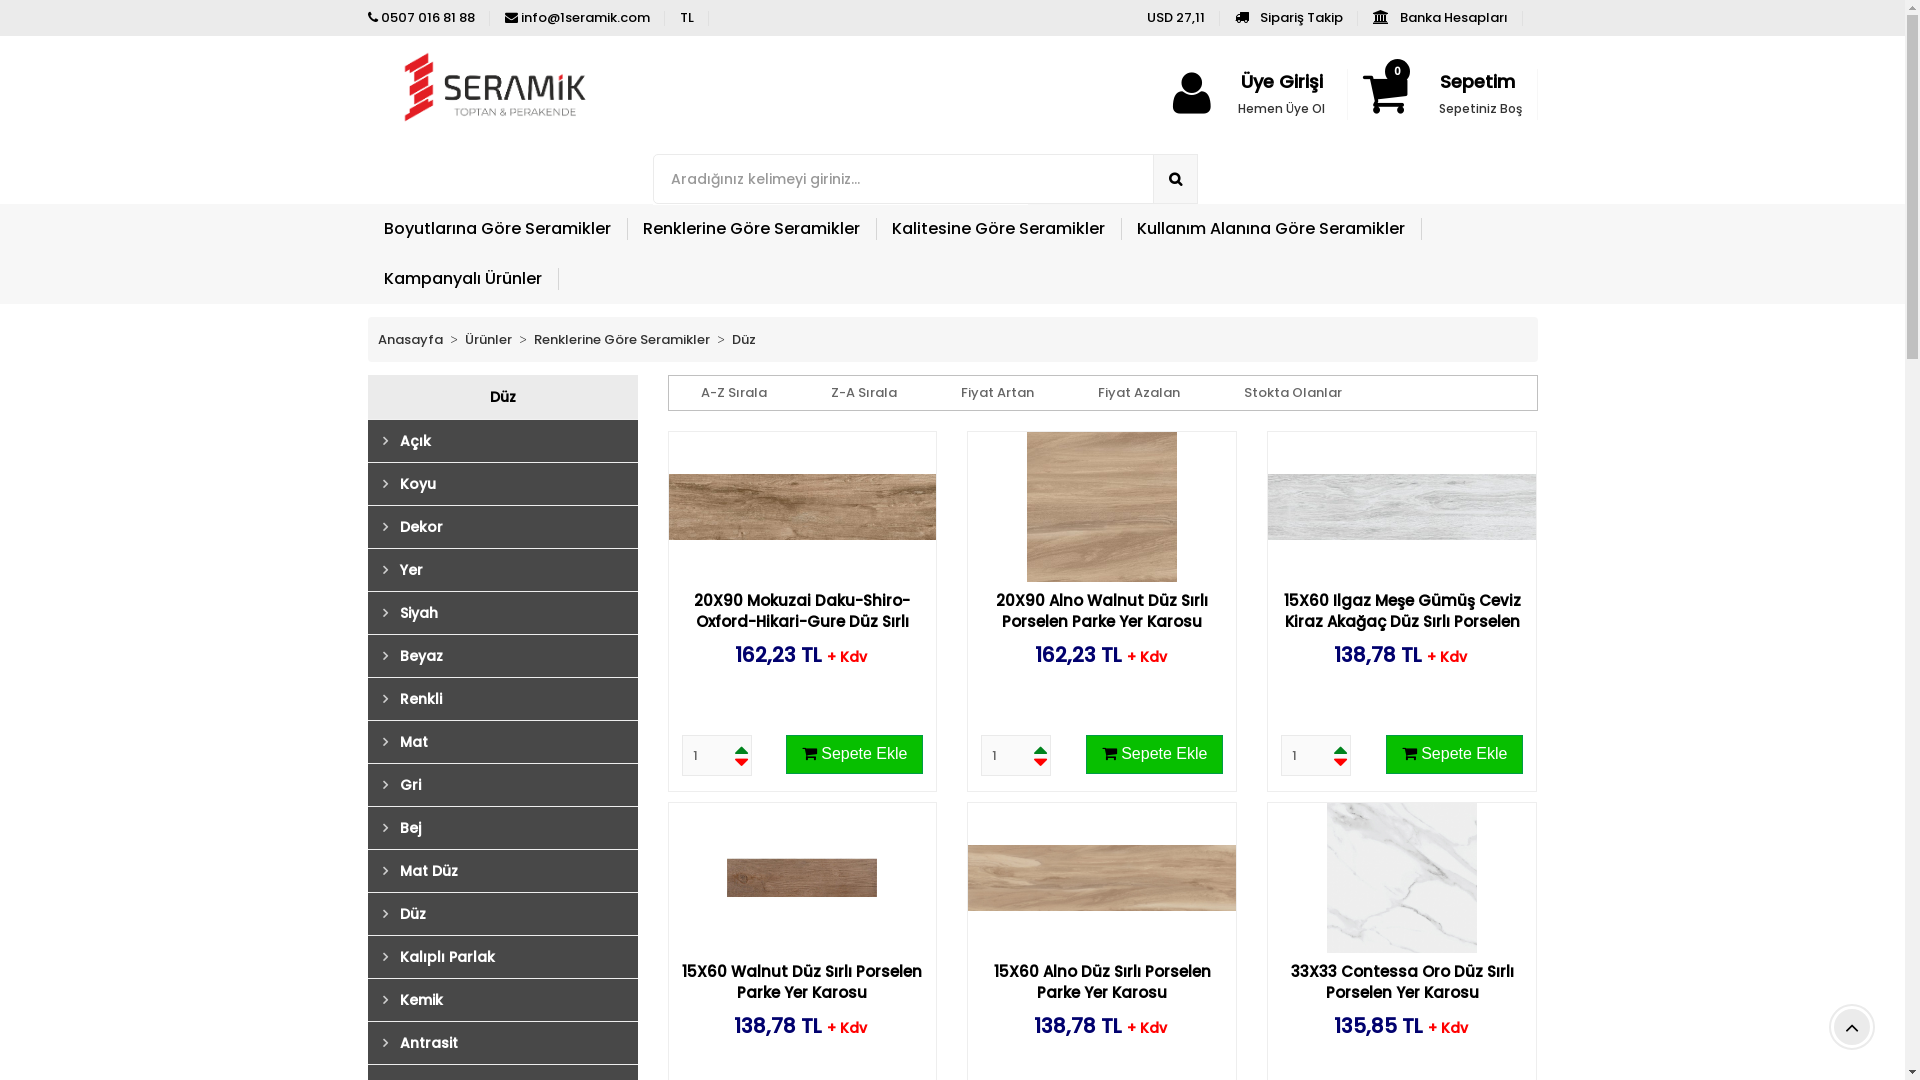 This screenshot has height=1080, width=1920. Describe the element at coordinates (516, 483) in the screenshot. I see `'Koyu'` at that location.